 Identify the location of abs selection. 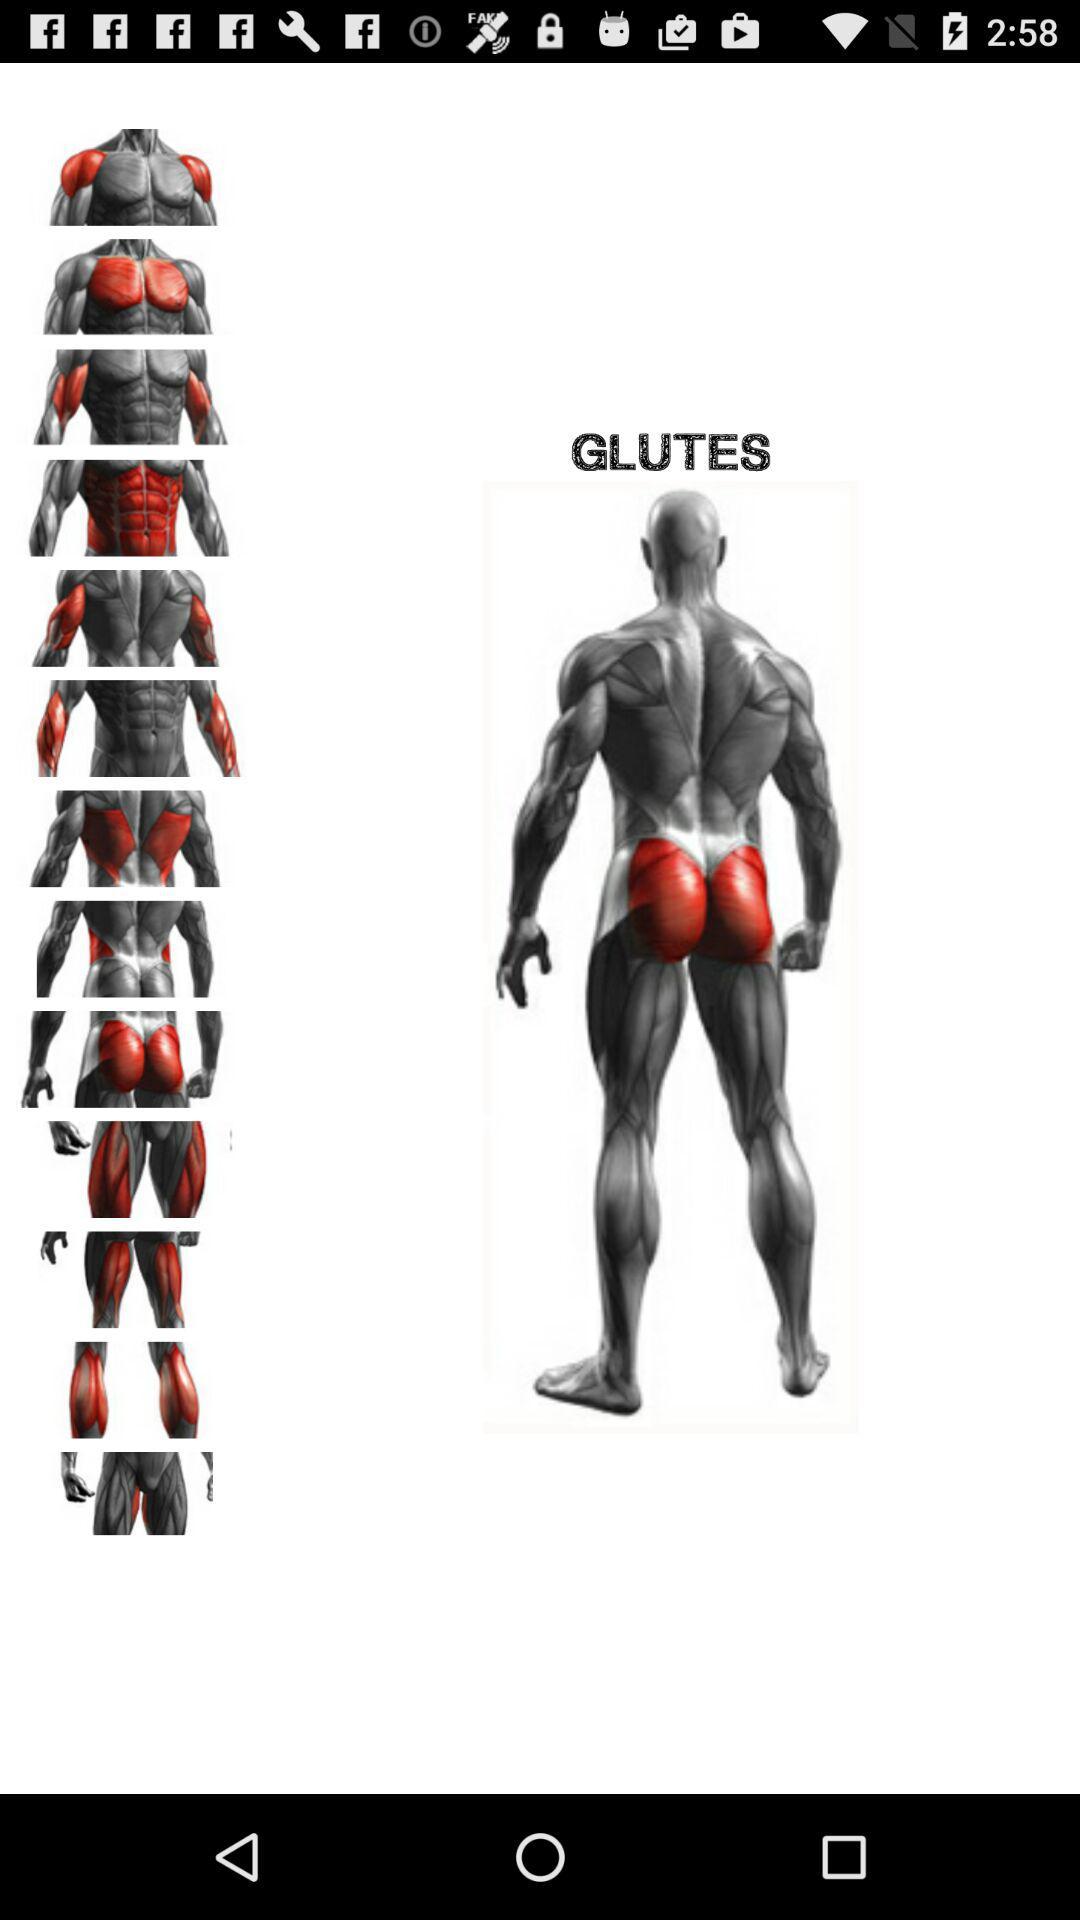
(131, 501).